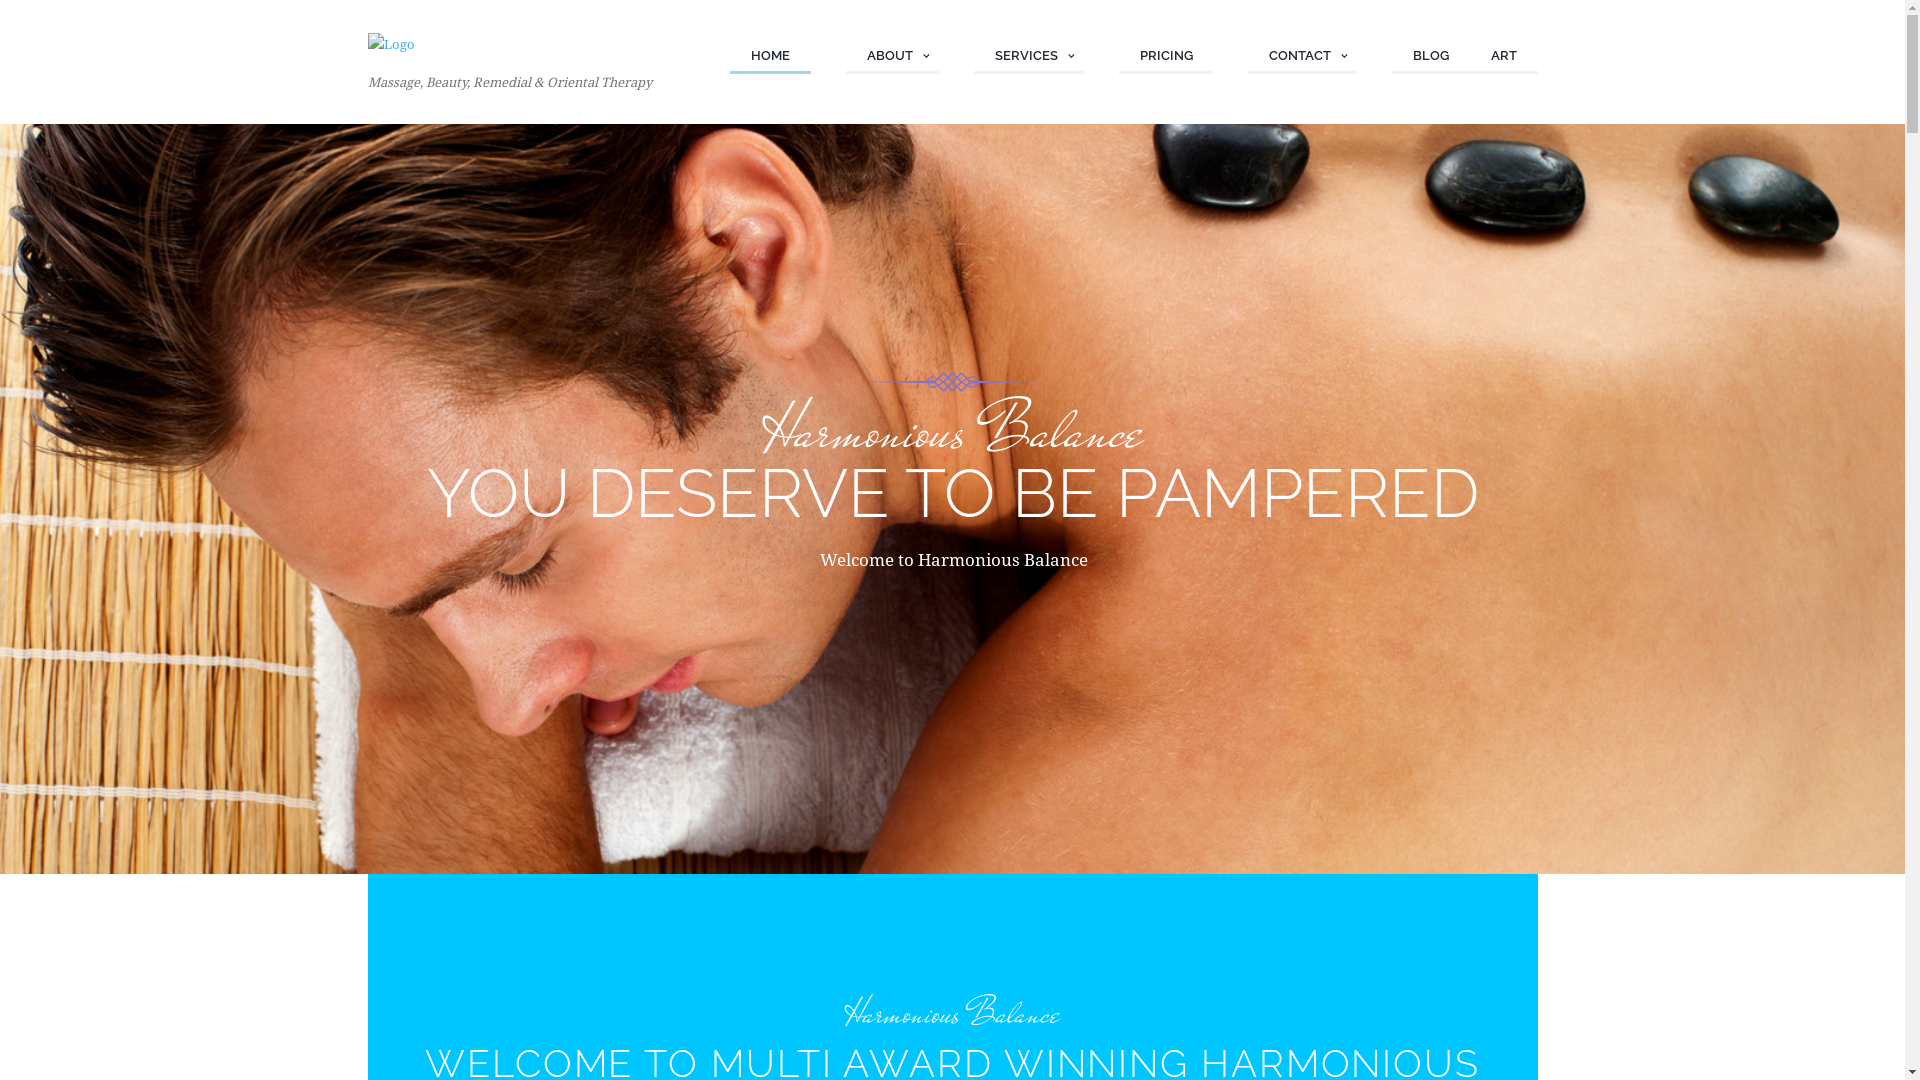 The width and height of the screenshot is (1920, 1080). What do you see at coordinates (1503, 56) in the screenshot?
I see `'ART'` at bounding box center [1503, 56].